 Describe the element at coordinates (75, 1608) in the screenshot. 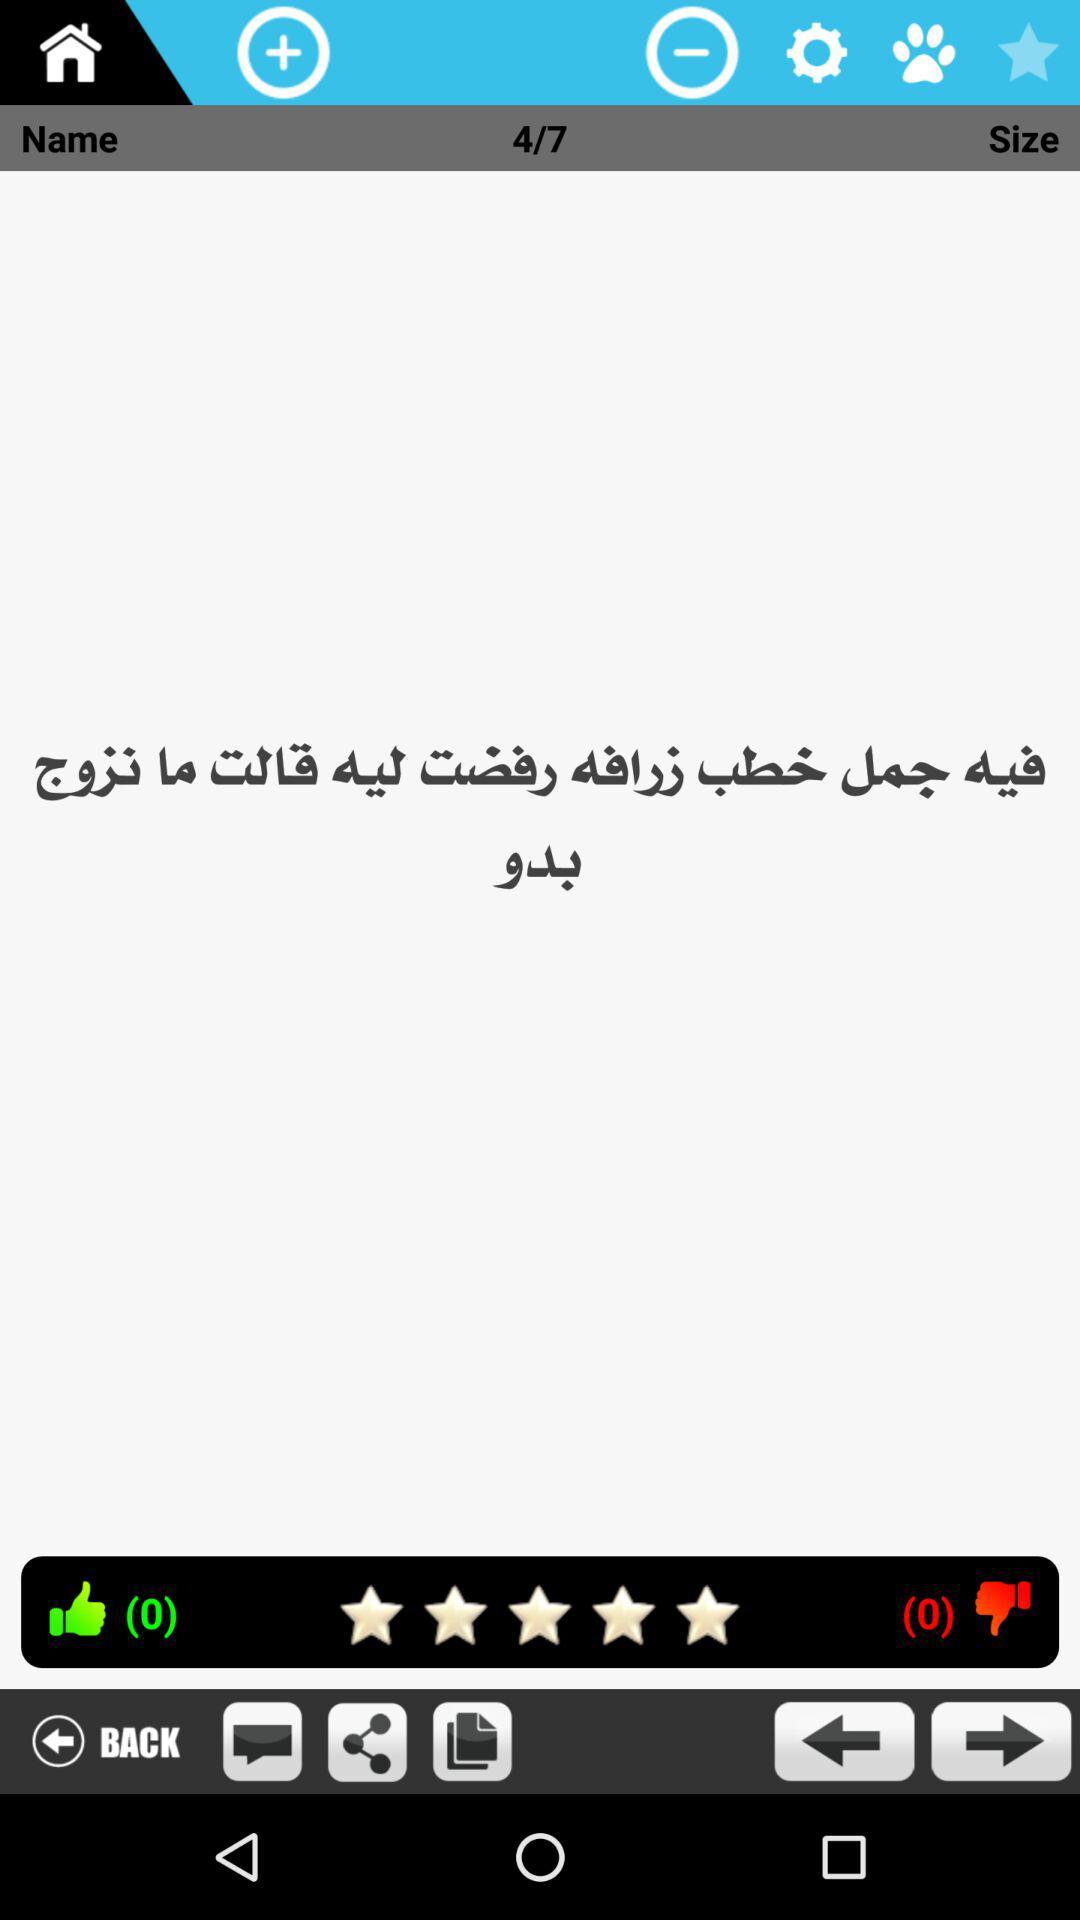

I see `like this phrase` at that location.